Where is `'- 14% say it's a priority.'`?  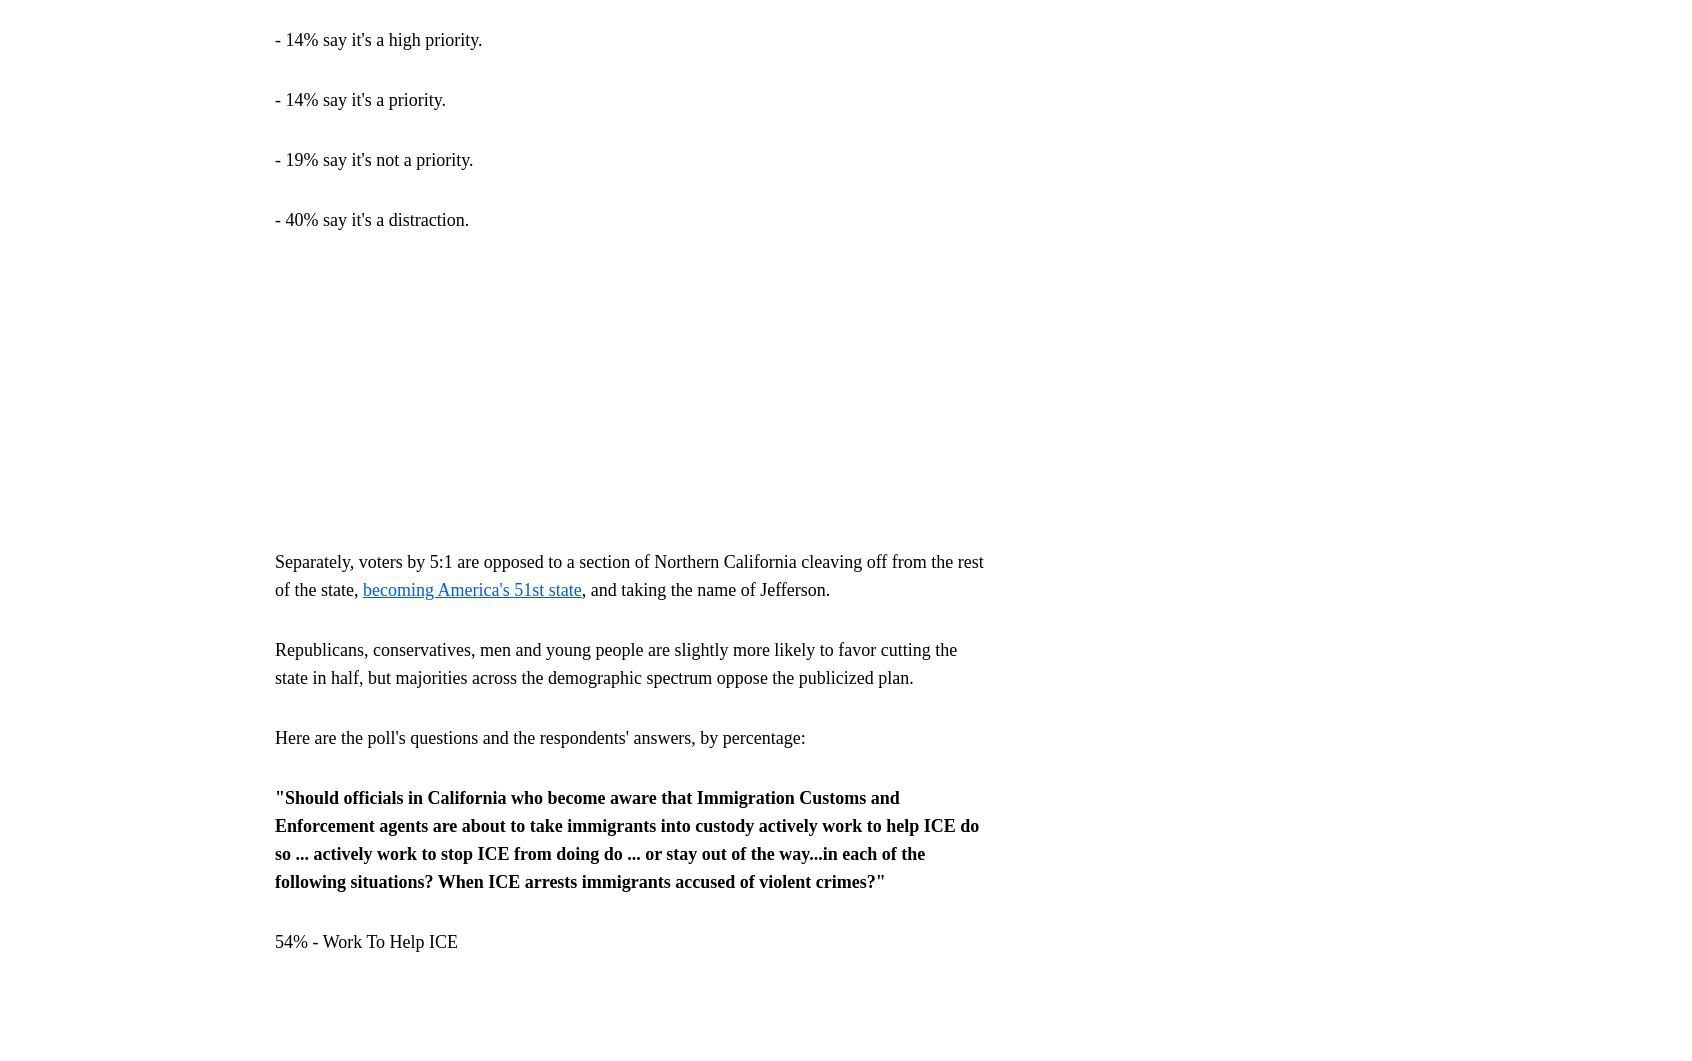
'- 14% say it's a priority.' is located at coordinates (360, 98).